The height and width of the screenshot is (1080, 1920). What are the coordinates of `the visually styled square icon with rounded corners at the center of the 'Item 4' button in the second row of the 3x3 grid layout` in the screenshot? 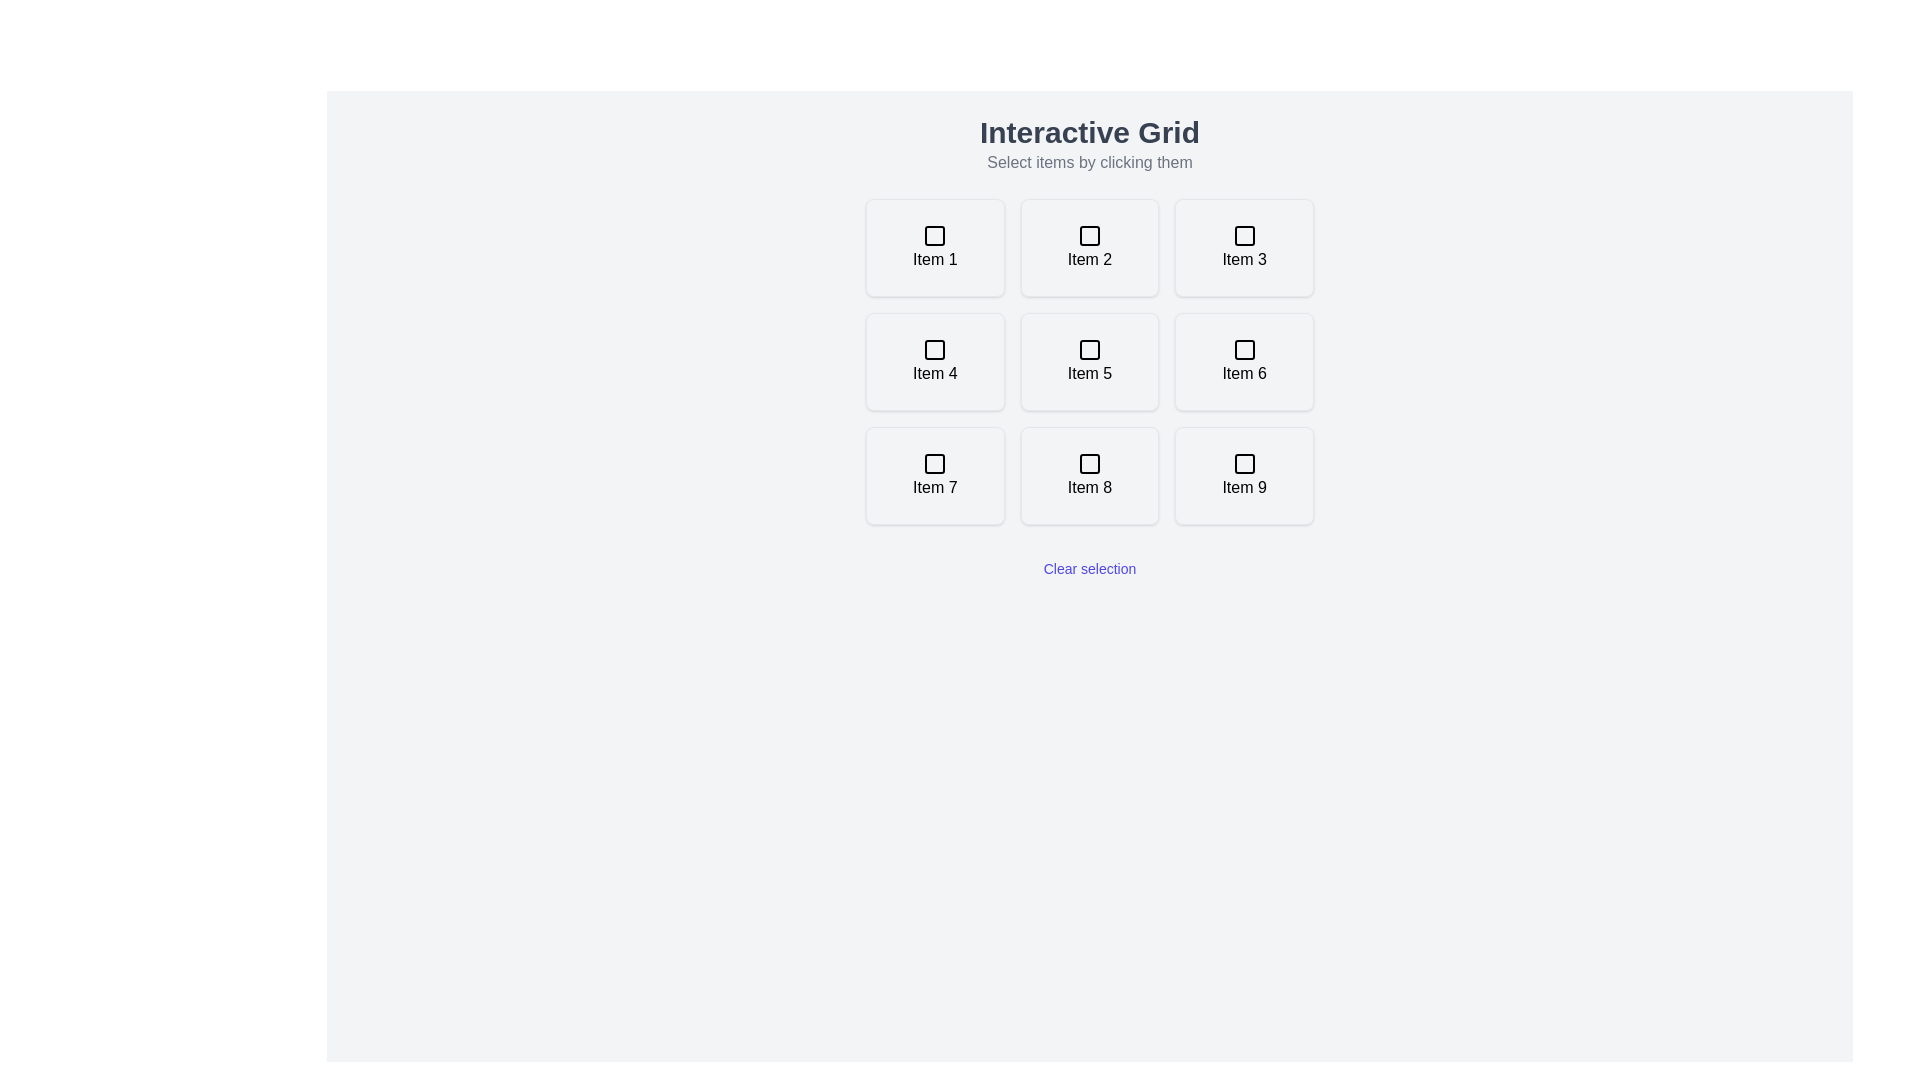 It's located at (934, 349).